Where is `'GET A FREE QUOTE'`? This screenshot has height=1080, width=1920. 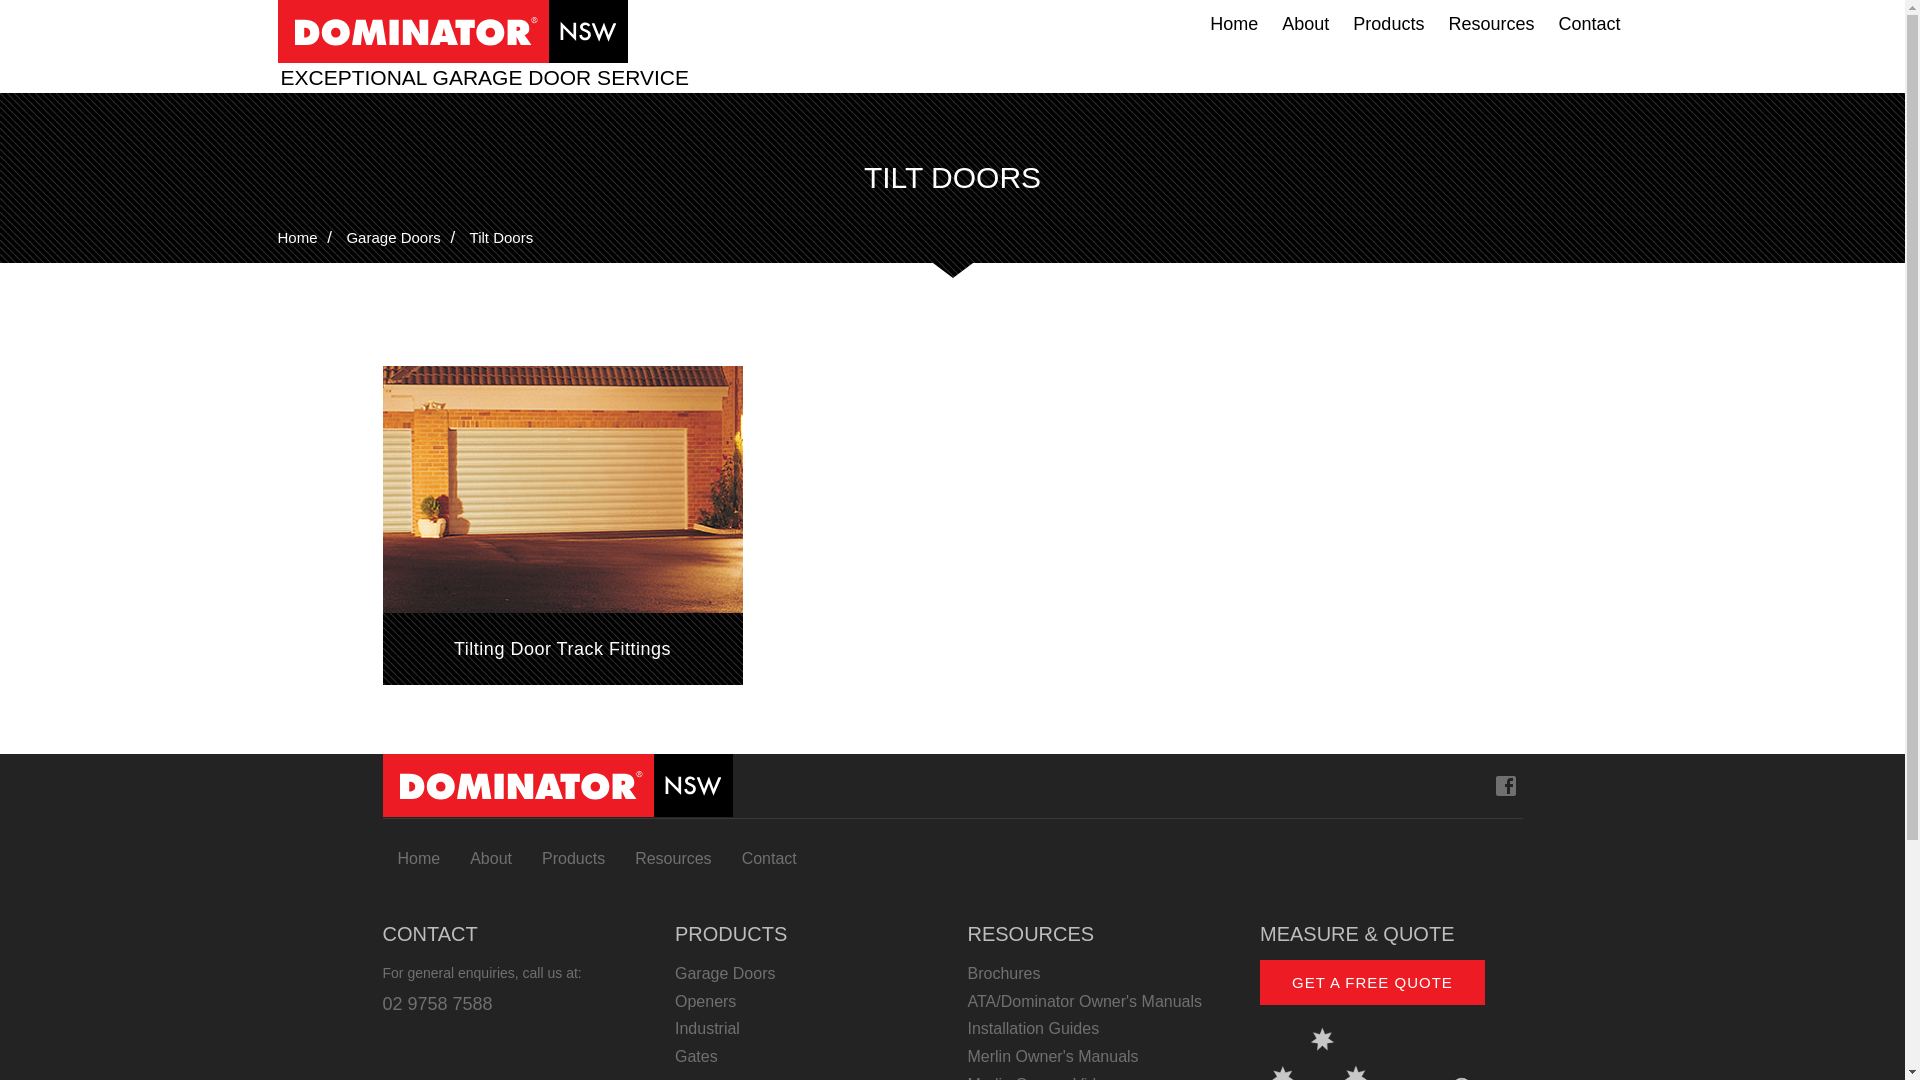 'GET A FREE QUOTE' is located at coordinates (1371, 981).